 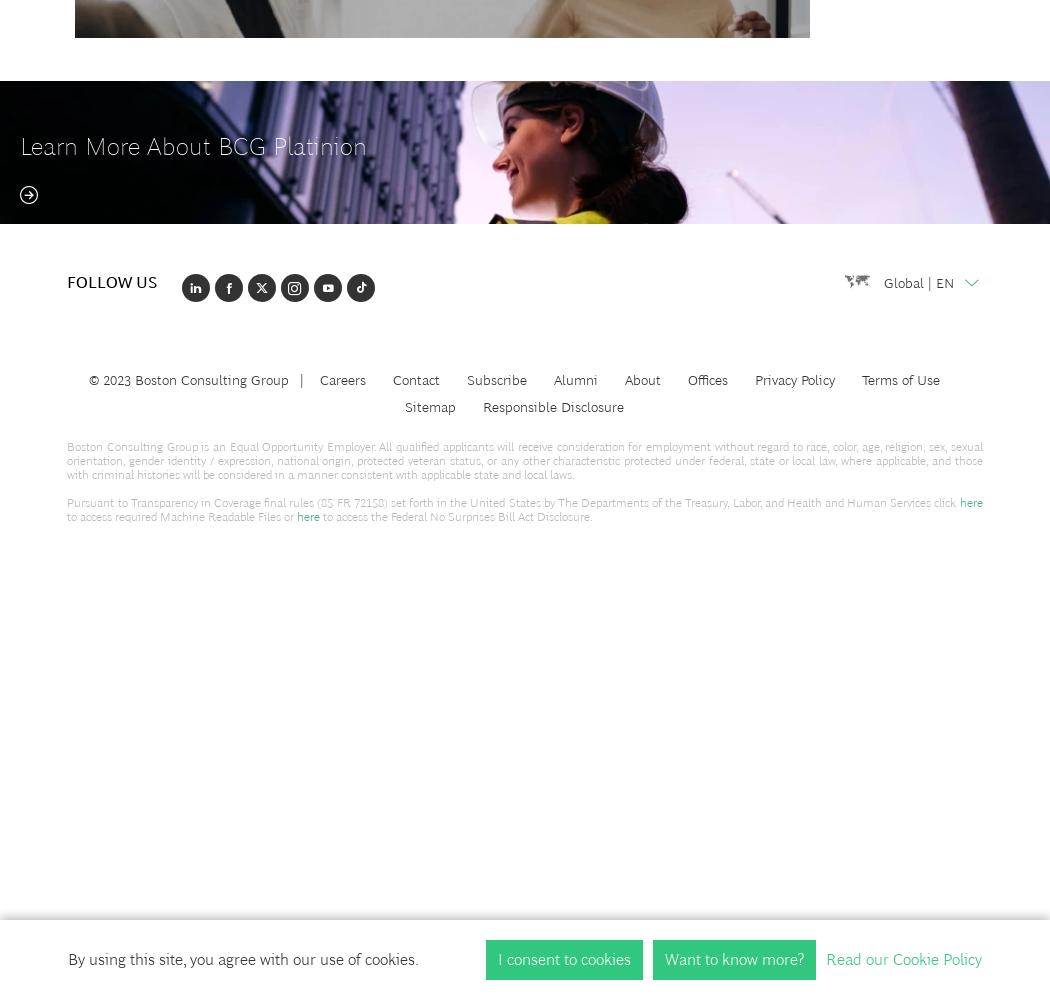 I want to click on 'Responsible Disclosure', so click(x=552, y=406).